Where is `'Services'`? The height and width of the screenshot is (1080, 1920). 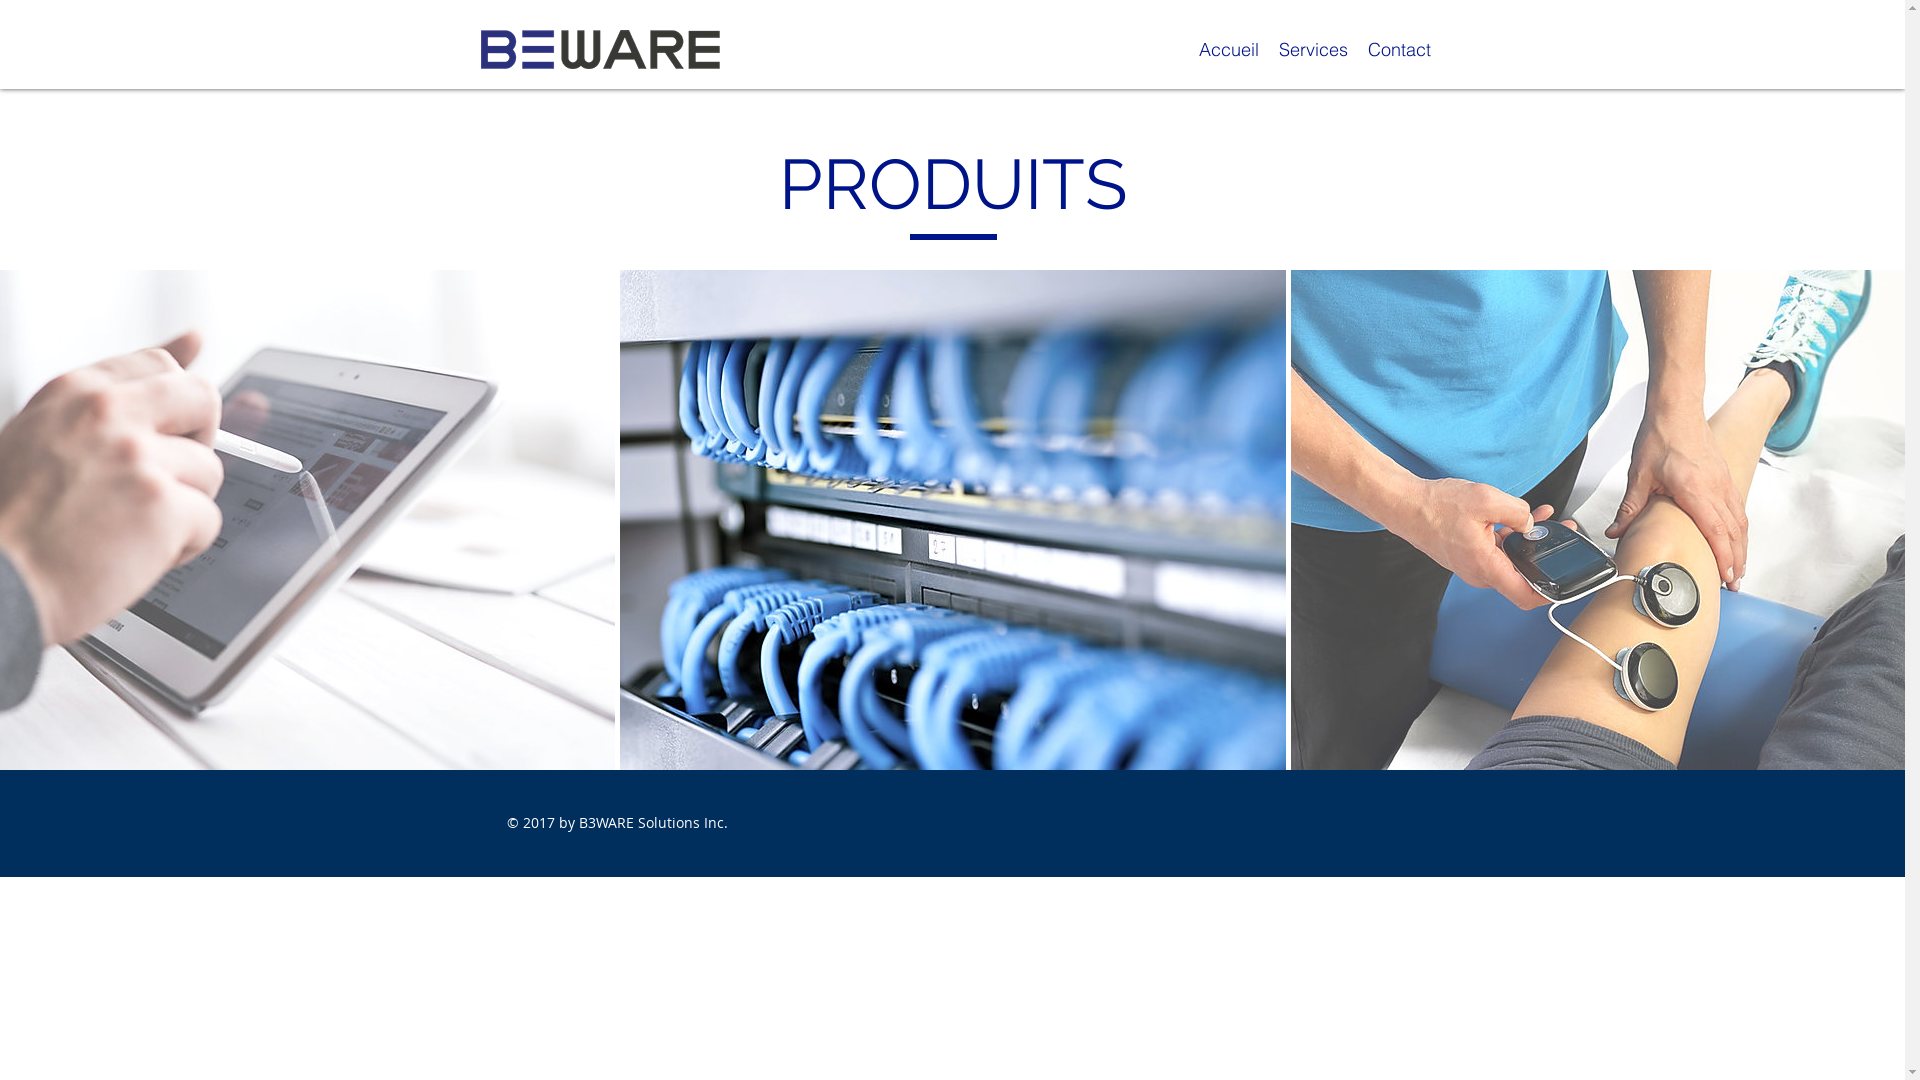 'Services' is located at coordinates (1312, 47).